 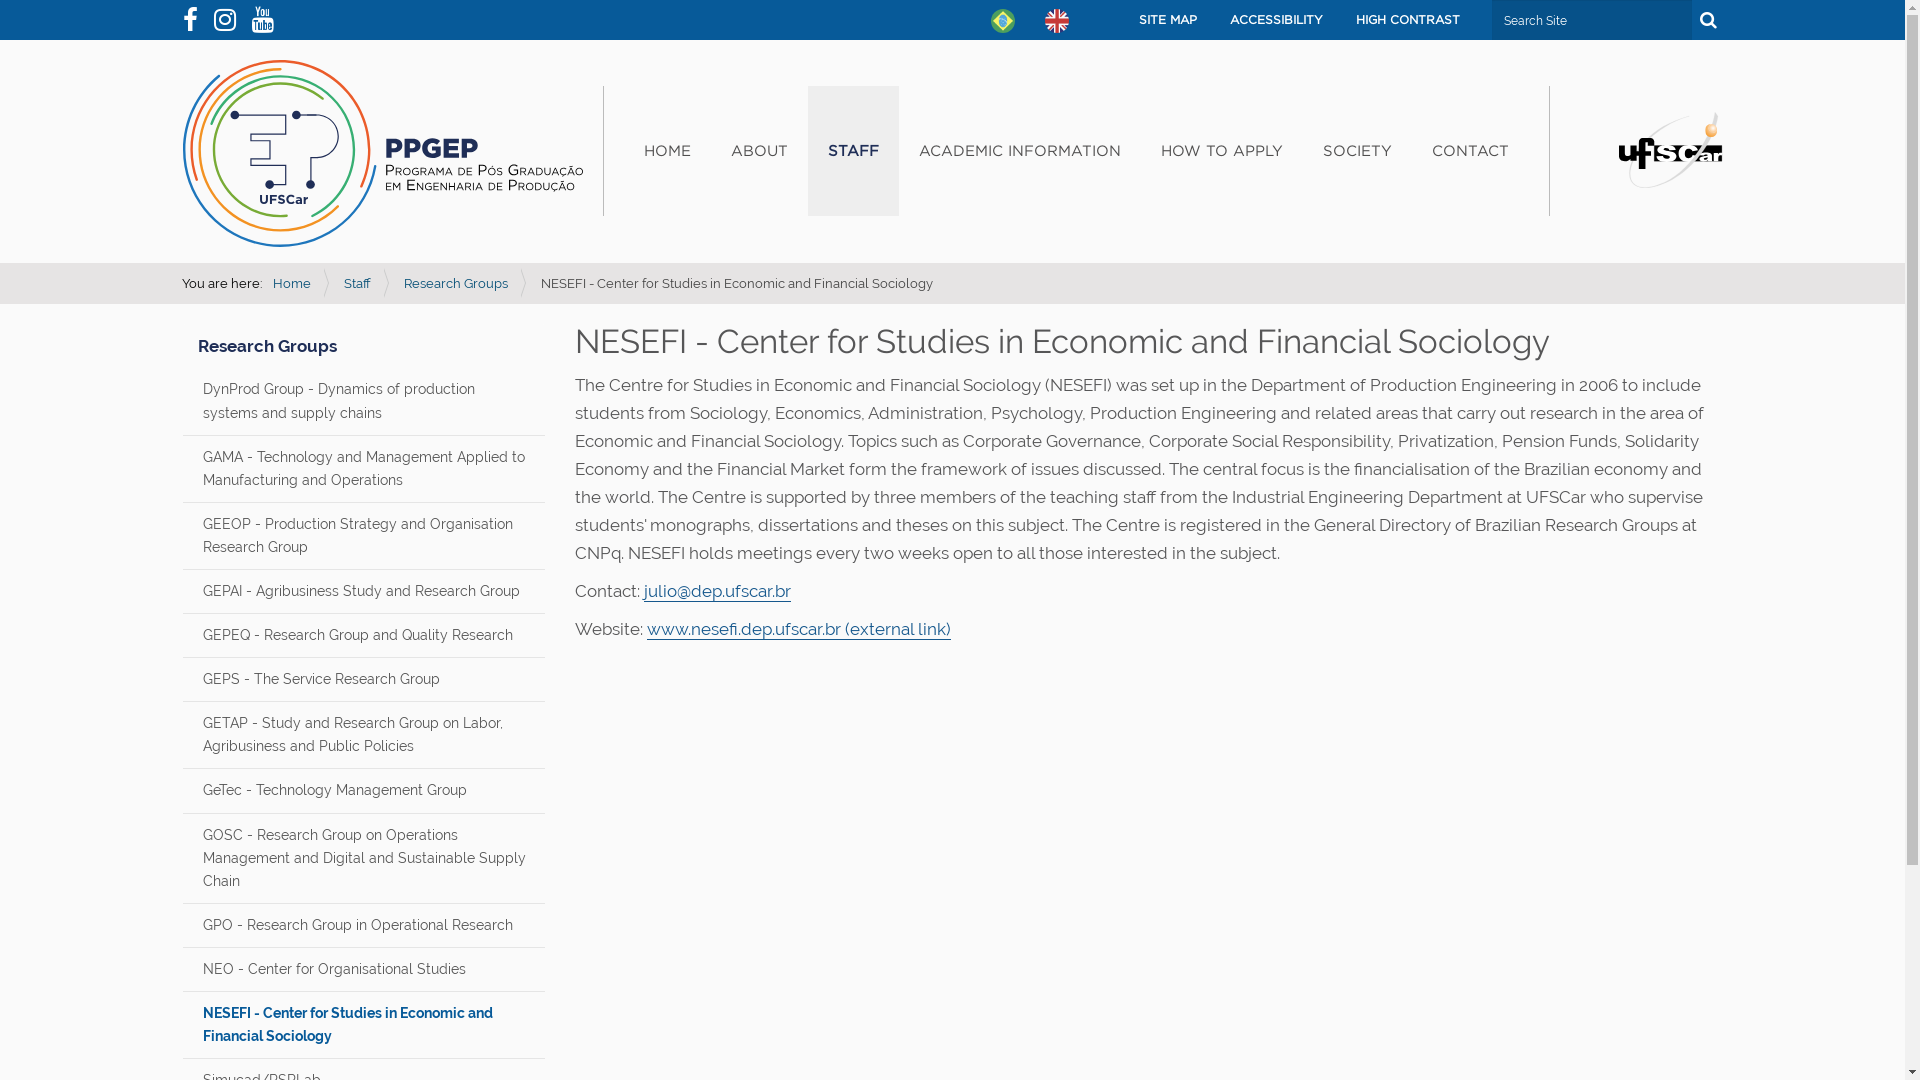 What do you see at coordinates (363, 677) in the screenshot?
I see `'GEPS - The Service Research Group'` at bounding box center [363, 677].